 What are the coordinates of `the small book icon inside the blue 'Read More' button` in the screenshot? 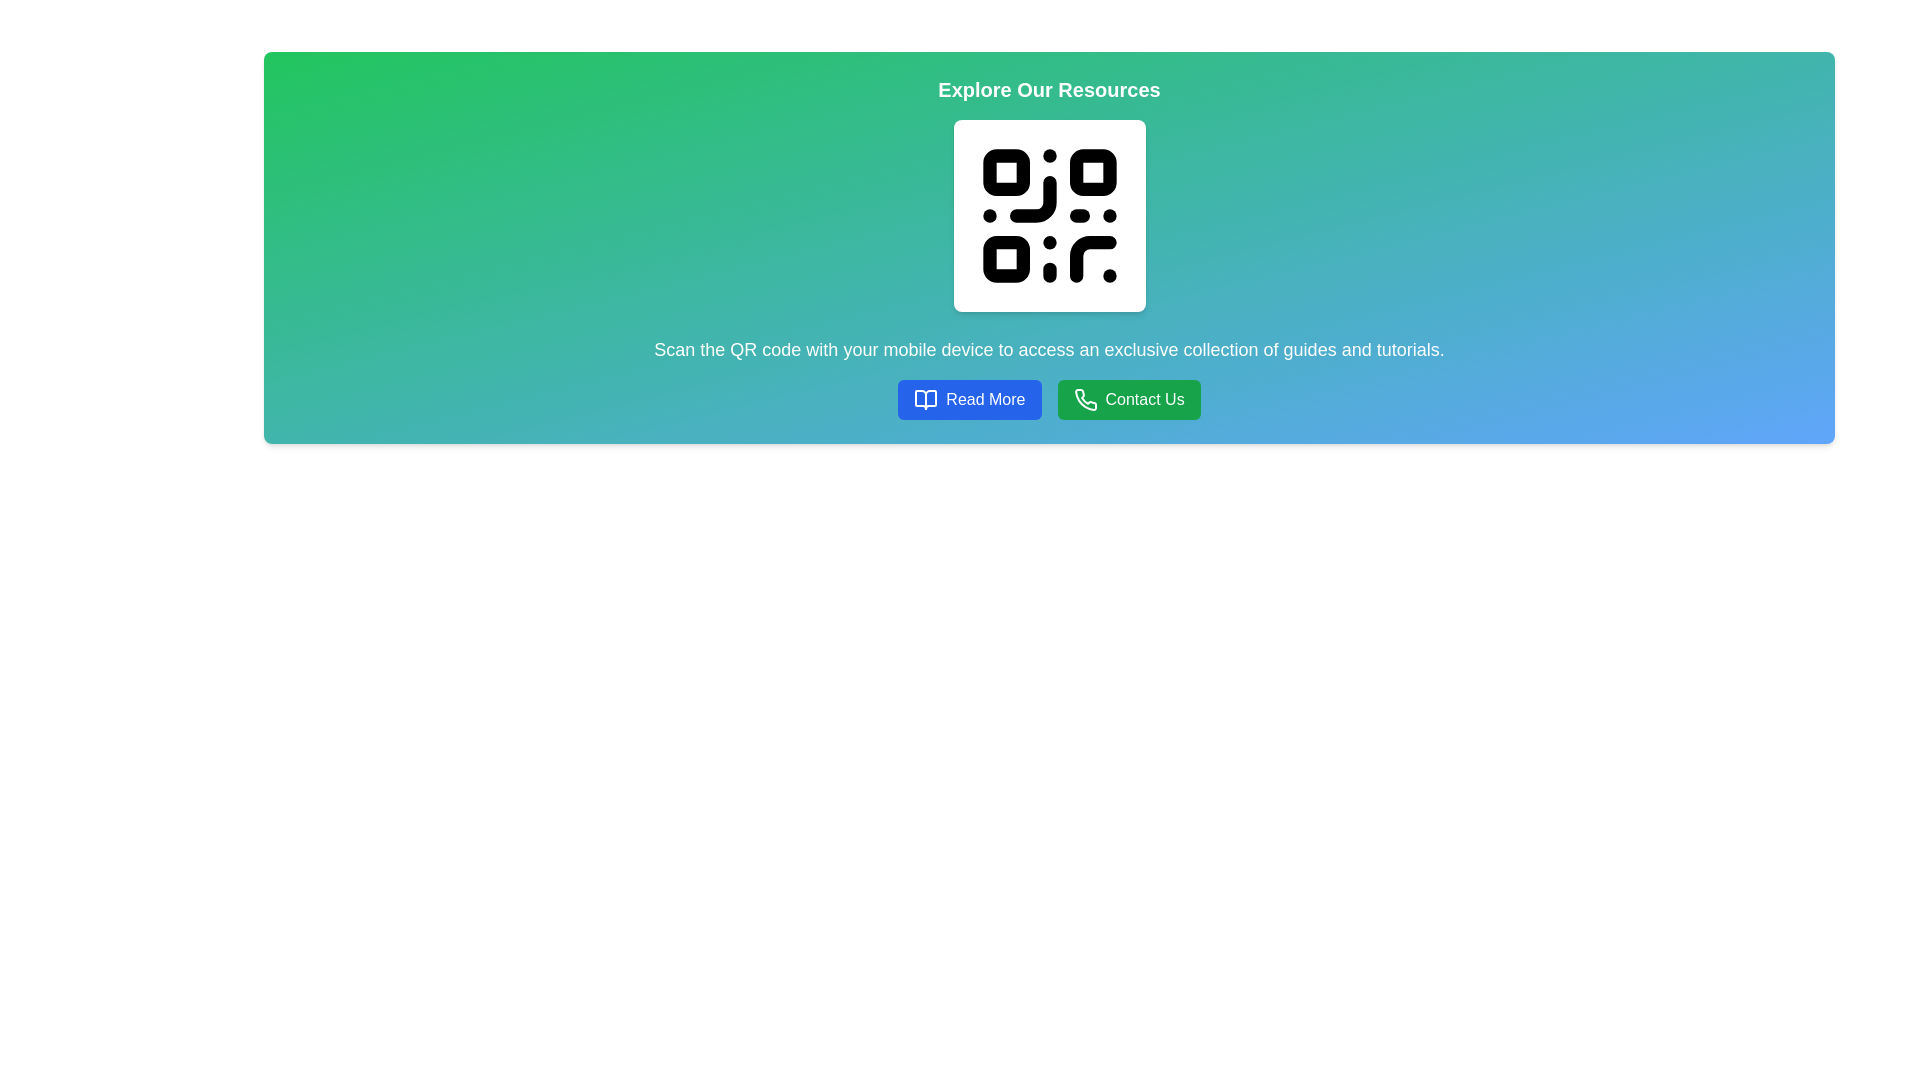 It's located at (925, 400).